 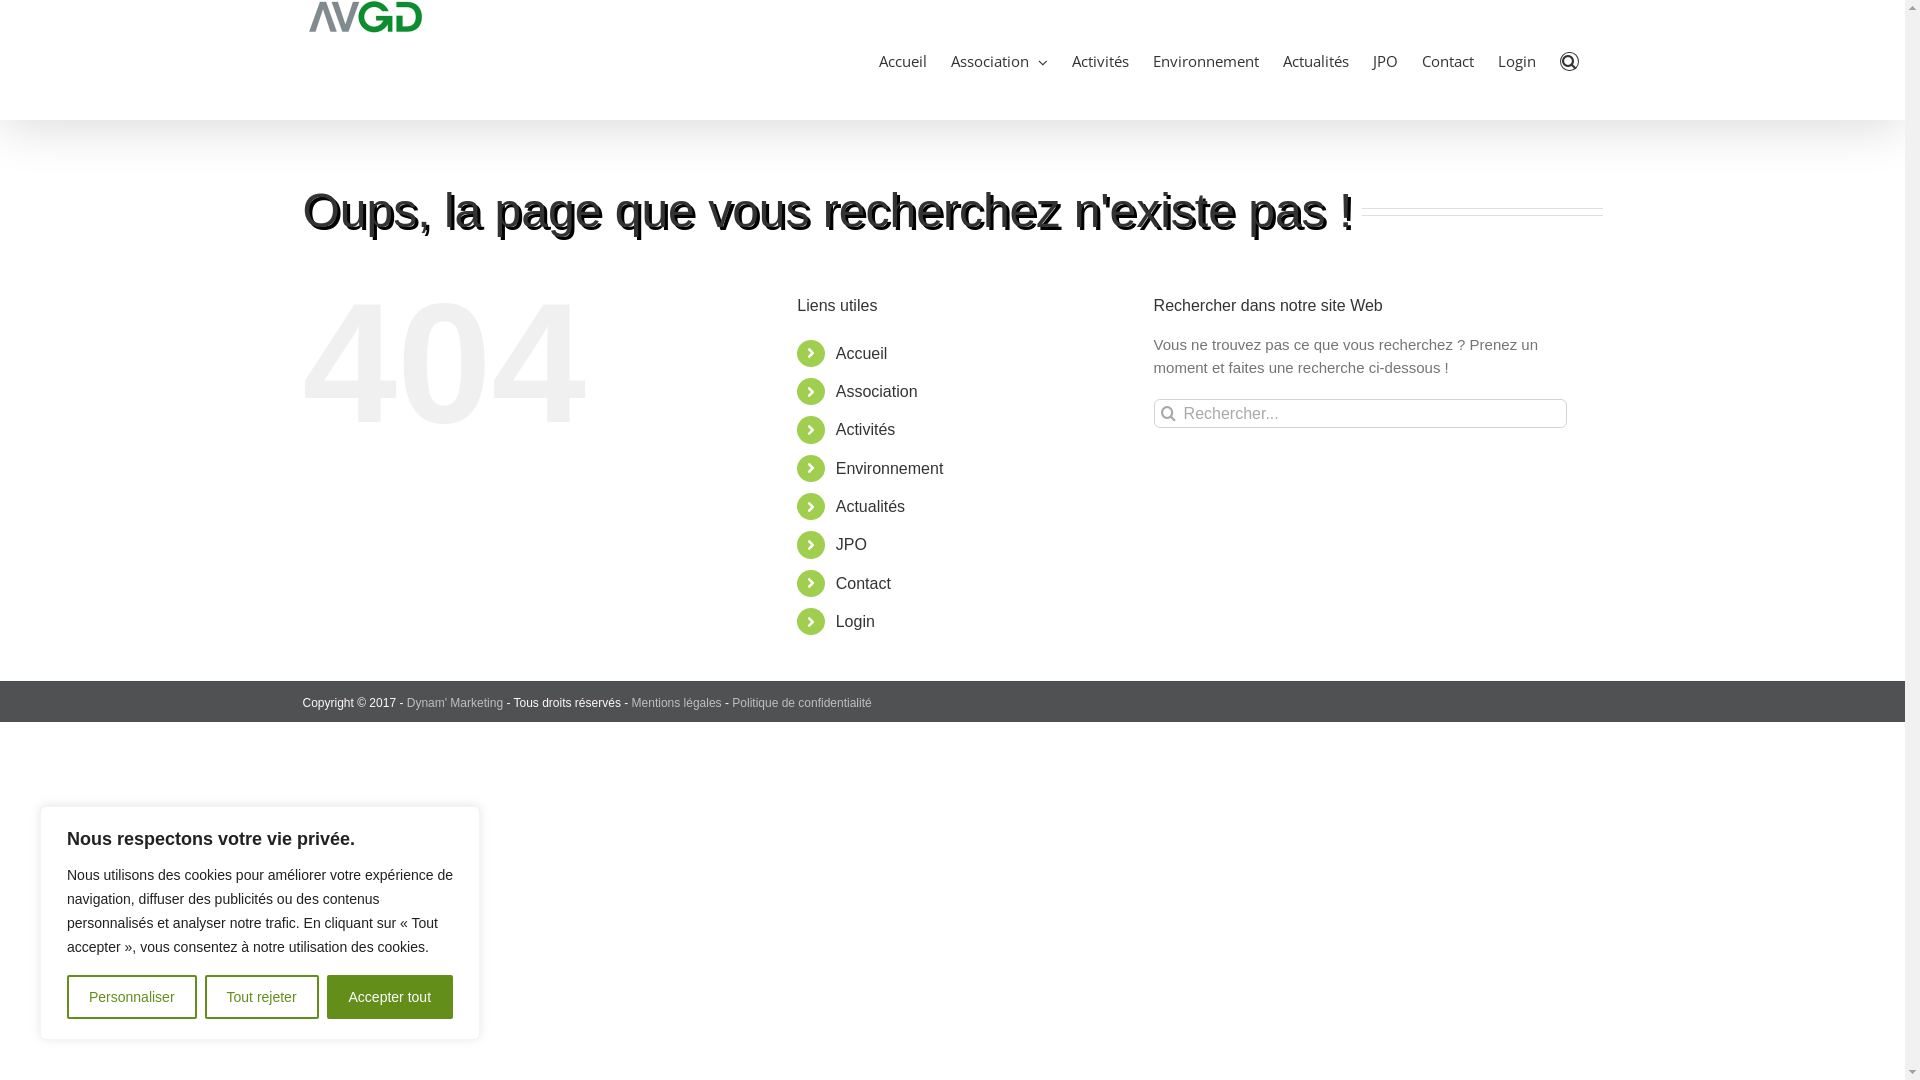 What do you see at coordinates (888, 468) in the screenshot?
I see `'Environnement'` at bounding box center [888, 468].